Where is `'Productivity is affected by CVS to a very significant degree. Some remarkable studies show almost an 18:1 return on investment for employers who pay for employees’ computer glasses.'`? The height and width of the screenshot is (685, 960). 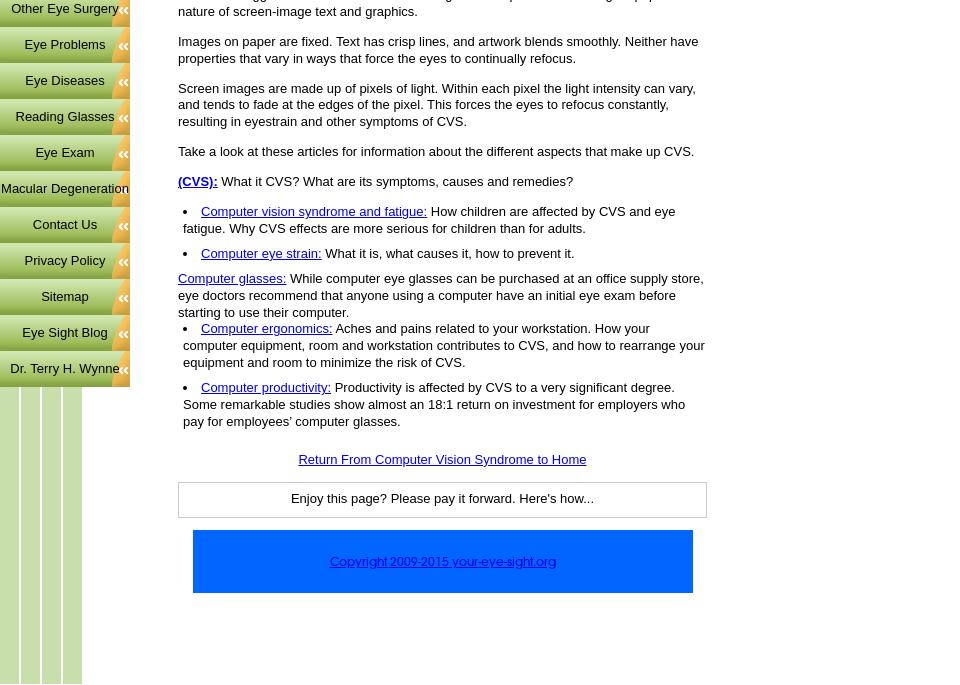
'Productivity is affected by CVS to a very significant degree. Some remarkable studies show almost an 18:1 return on investment for employers who pay for employees’ computer glasses.' is located at coordinates (434, 404).